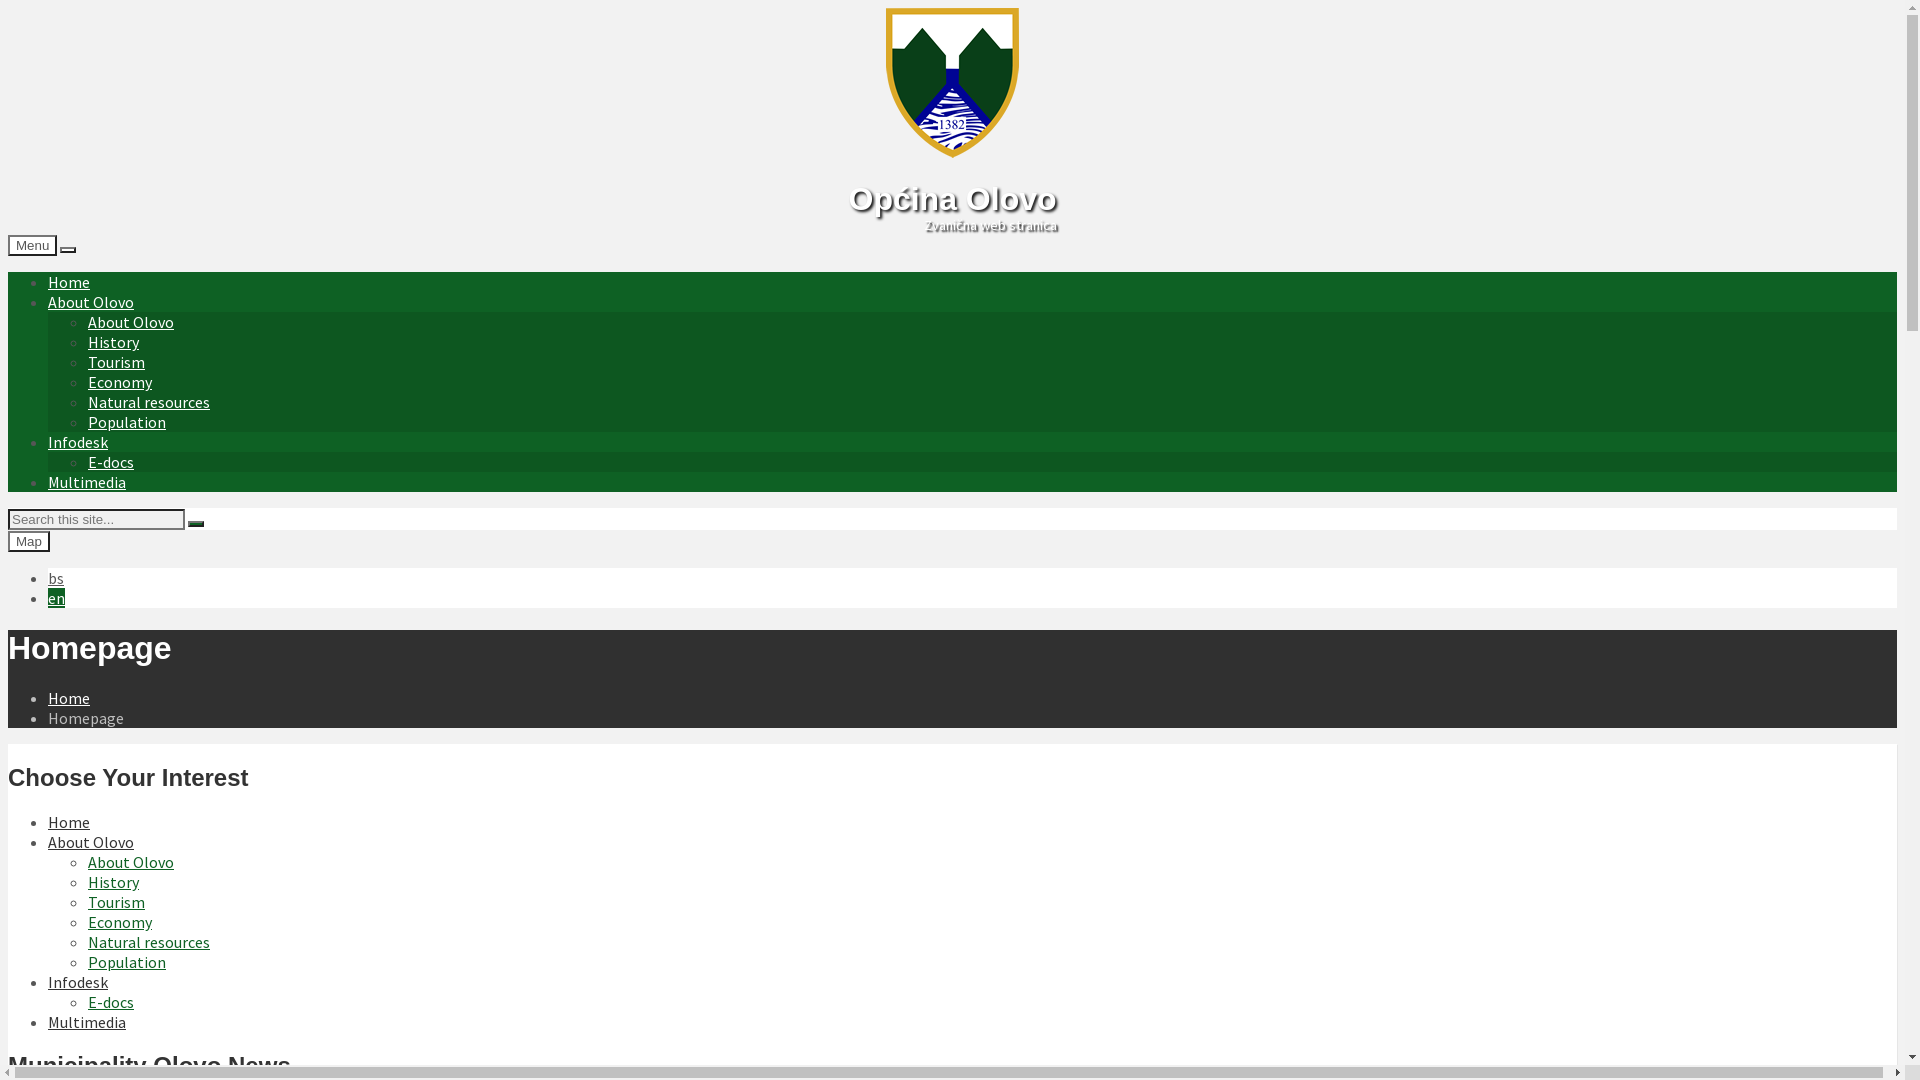  Describe the element at coordinates (129, 860) in the screenshot. I see `'About Olovo'` at that location.